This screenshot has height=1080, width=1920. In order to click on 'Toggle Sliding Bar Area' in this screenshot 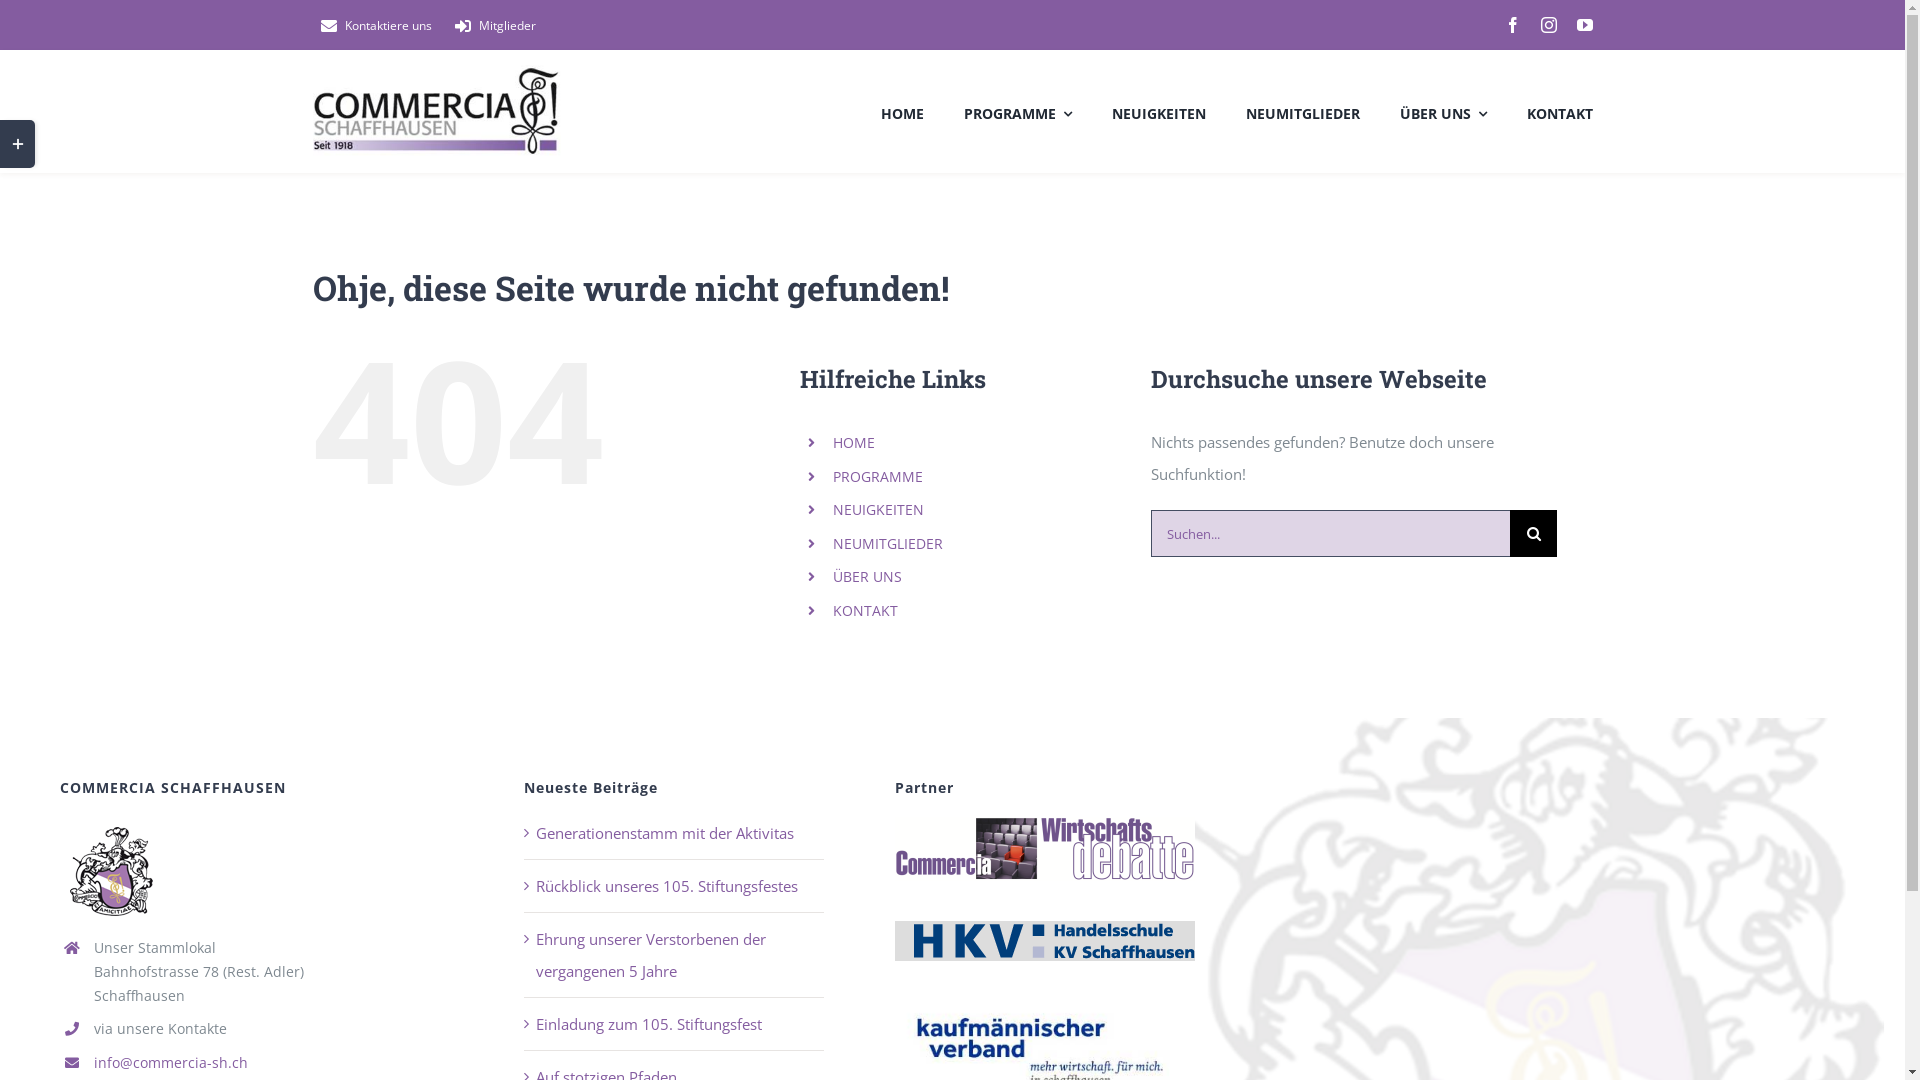, I will do `click(17, 142)`.